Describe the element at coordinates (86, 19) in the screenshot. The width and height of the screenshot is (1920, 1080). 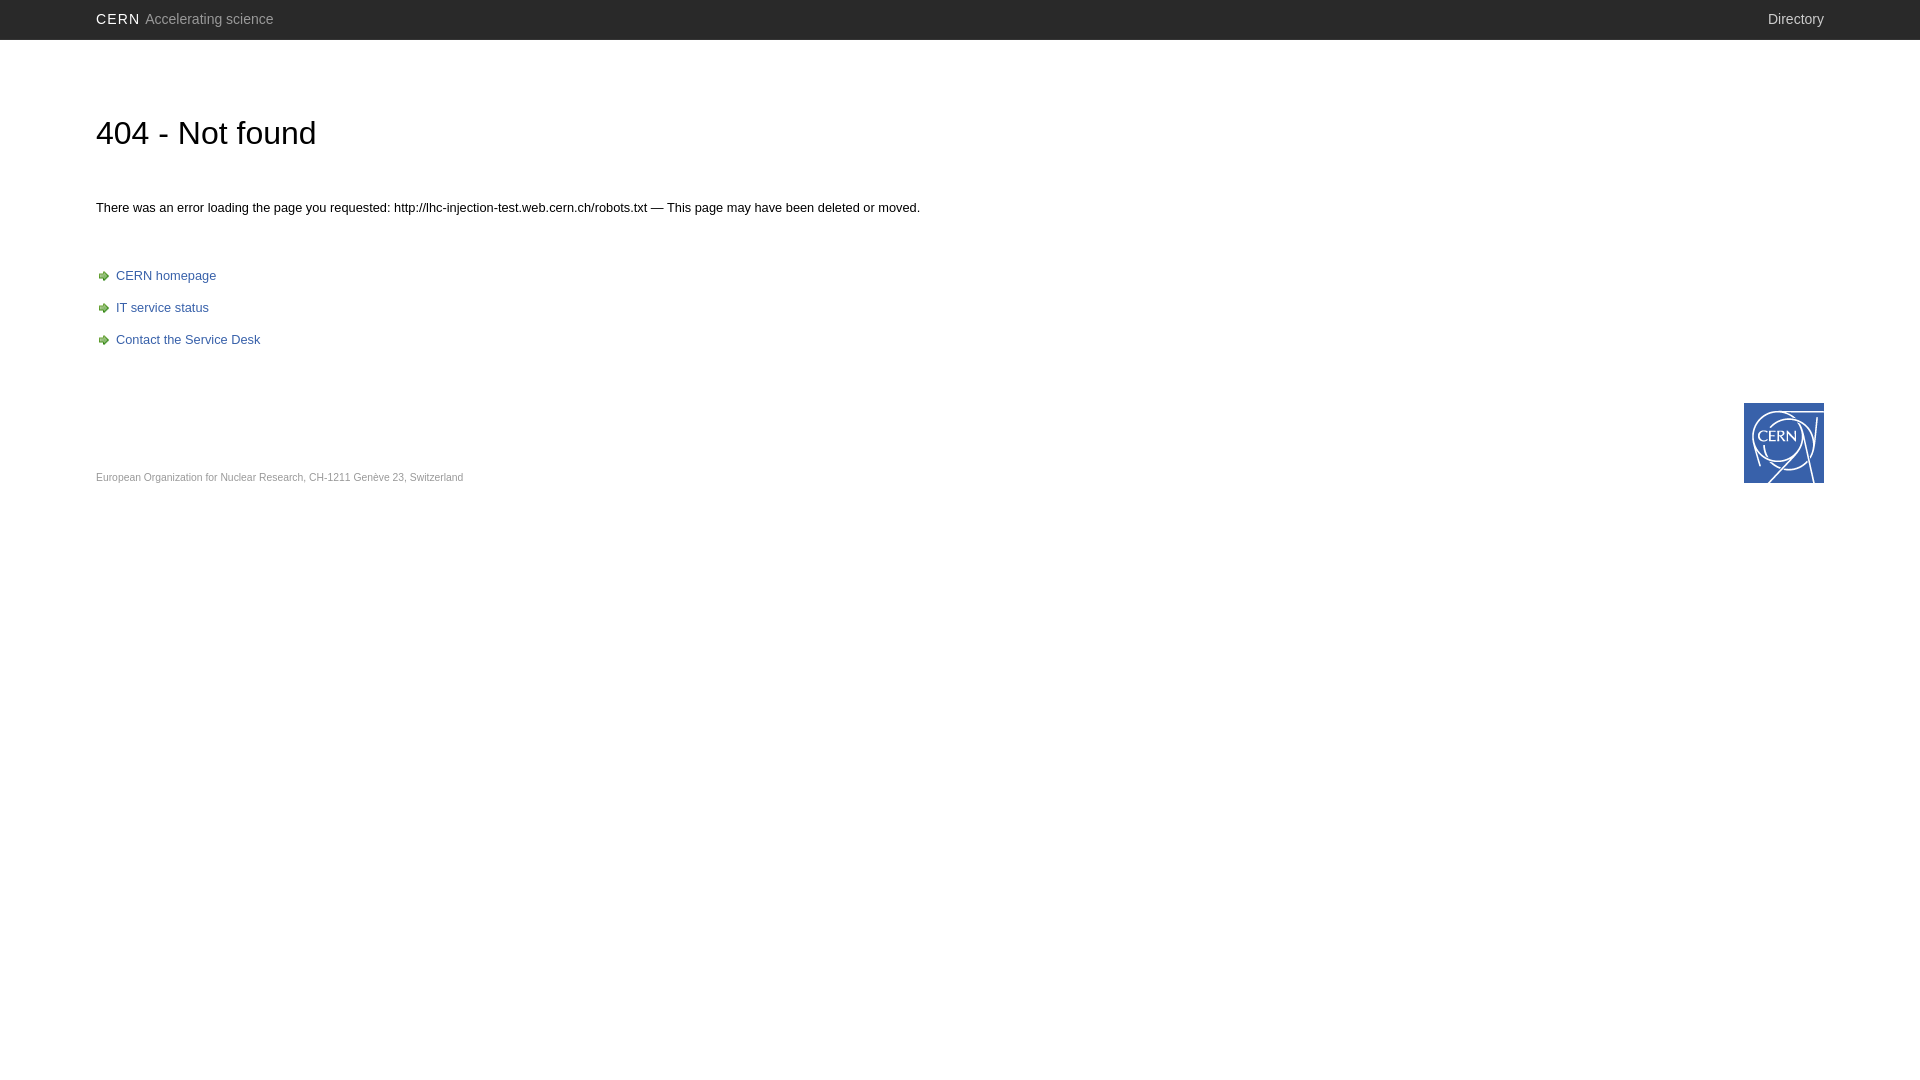
I see `'CERN Accelerating science'` at that location.